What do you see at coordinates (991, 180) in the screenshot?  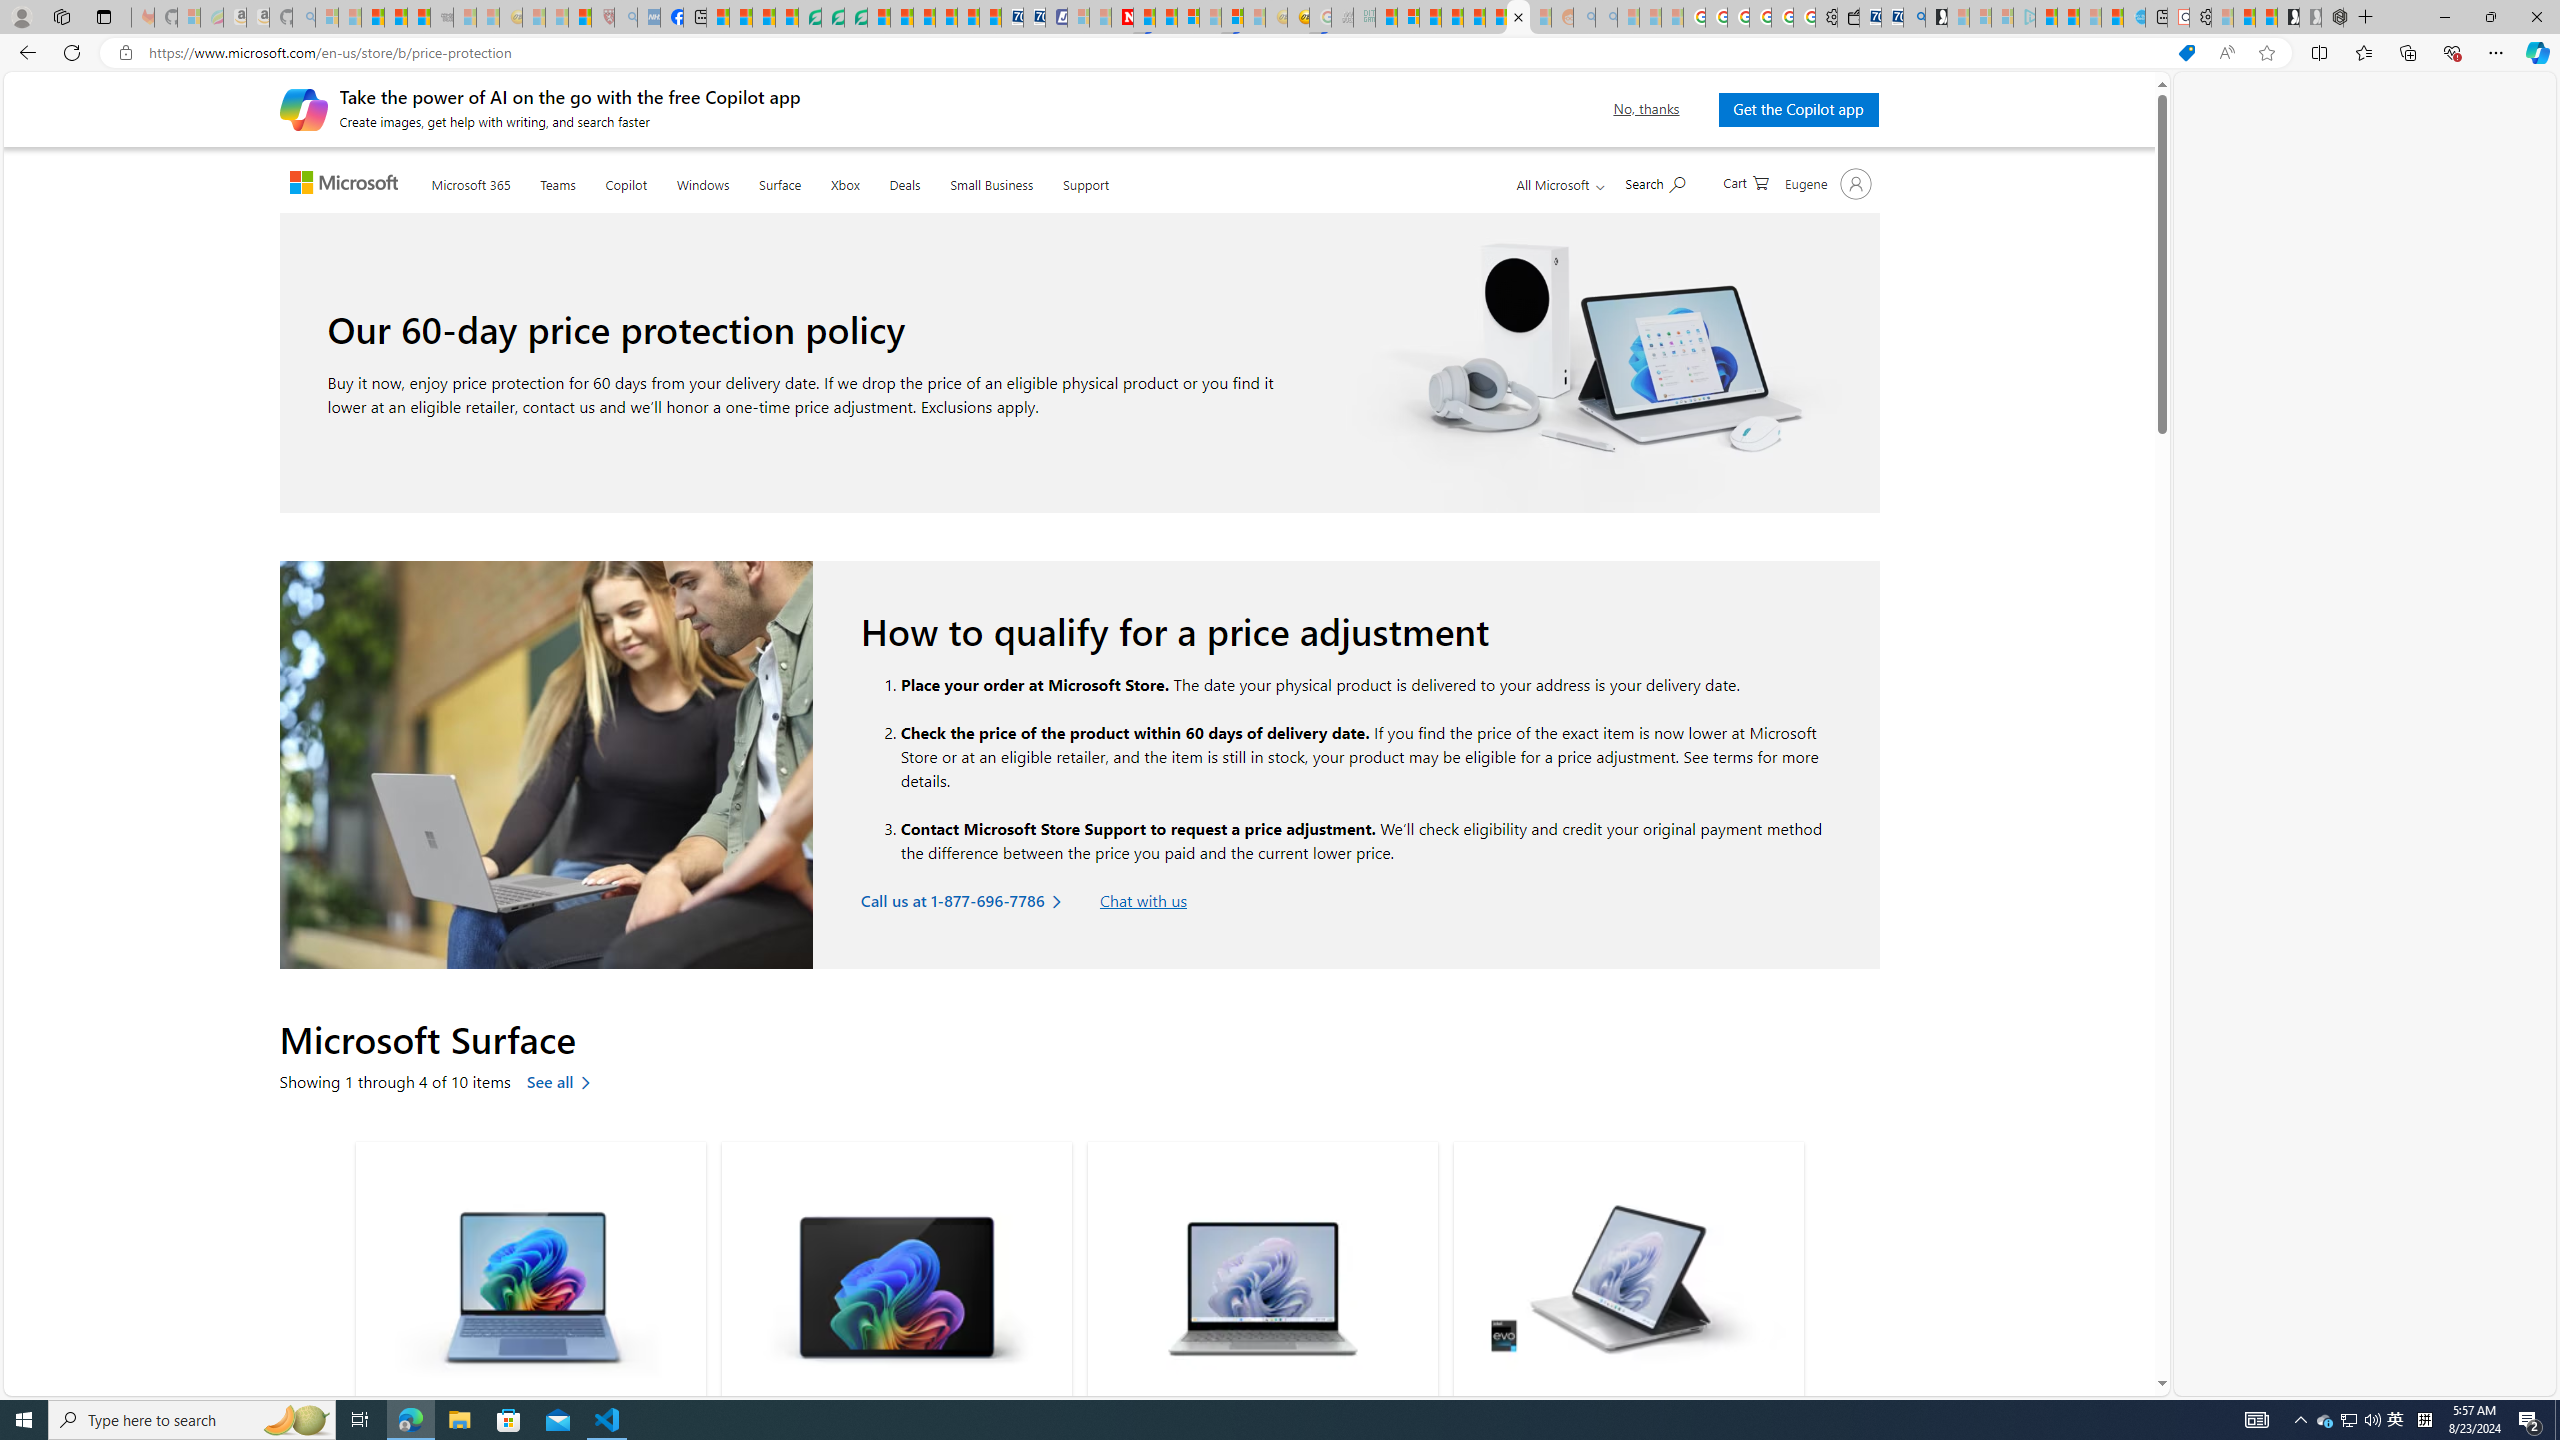 I see `'Small Business'` at bounding box center [991, 180].